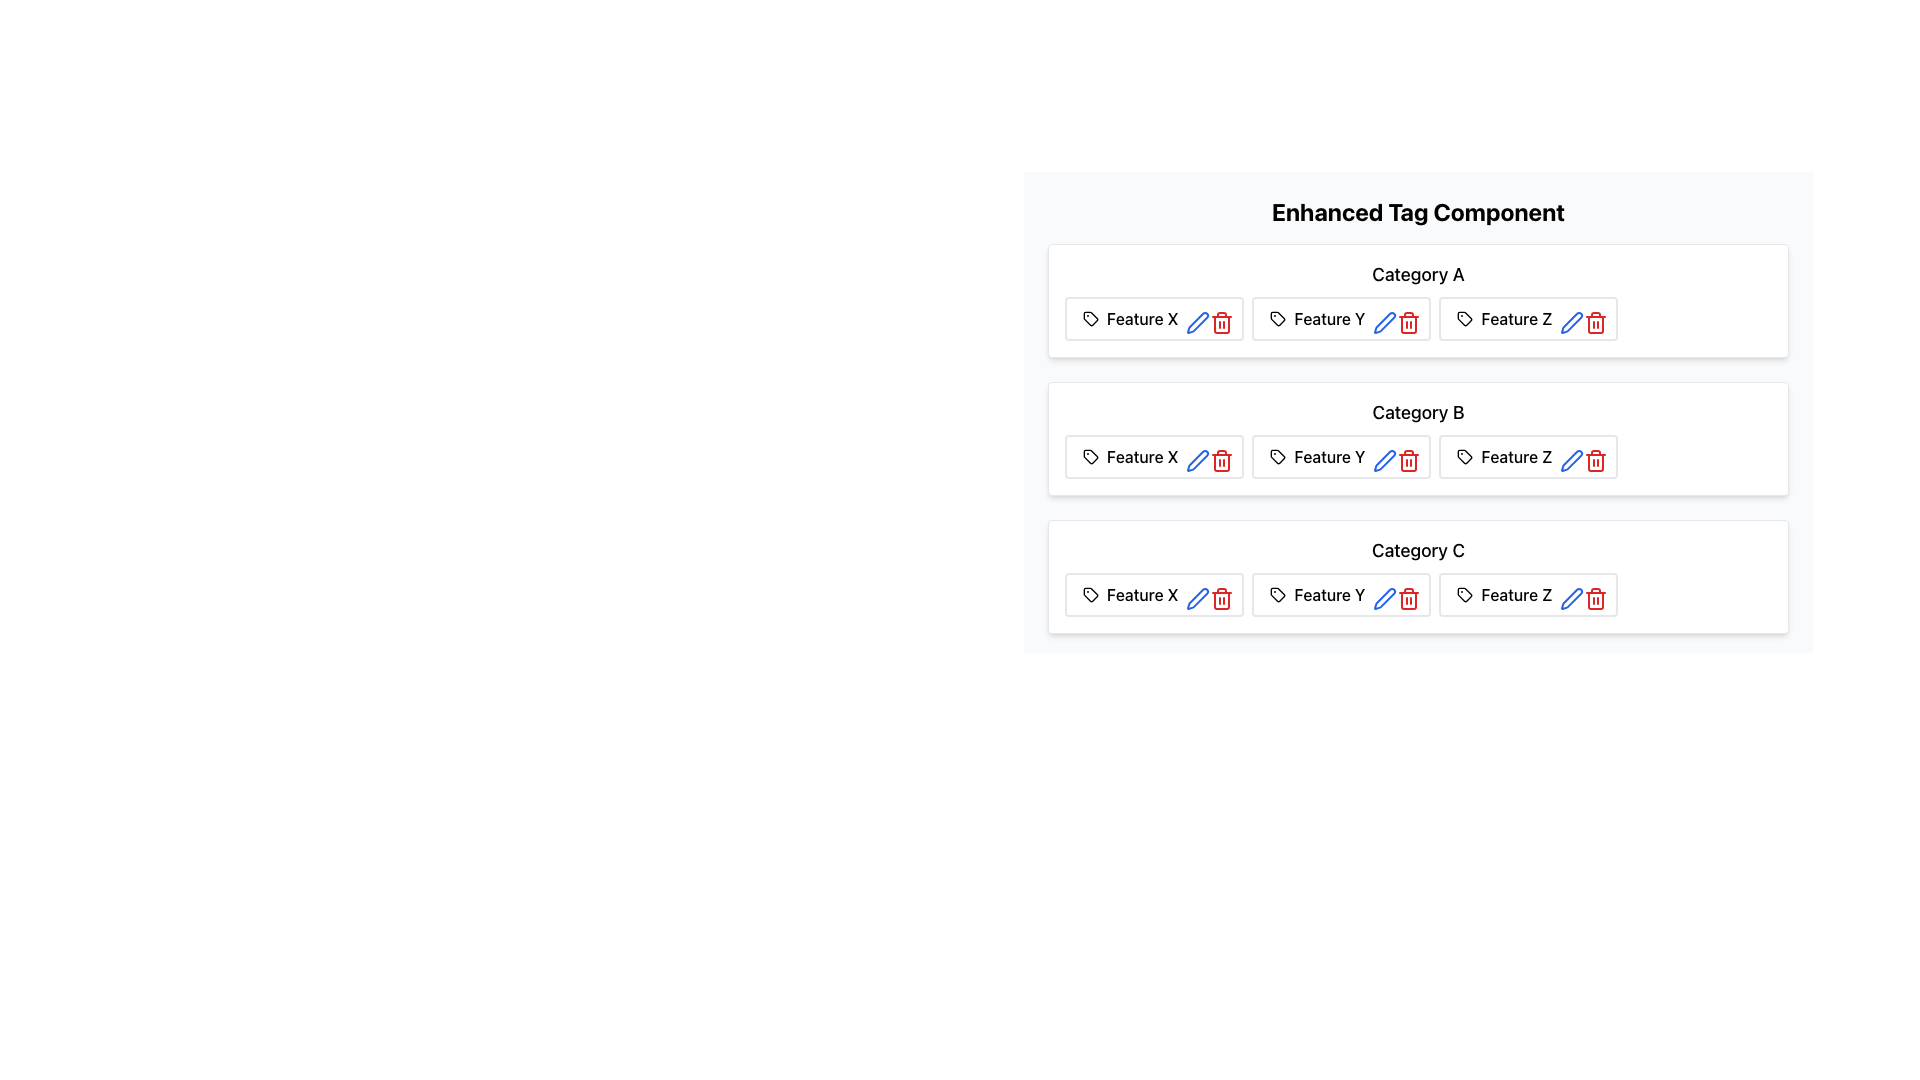  I want to click on the text label displaying 'Feature Y' with a yellow background and rounded borders, located in the second slot of the first row in the 'Category A' section, so click(1329, 318).